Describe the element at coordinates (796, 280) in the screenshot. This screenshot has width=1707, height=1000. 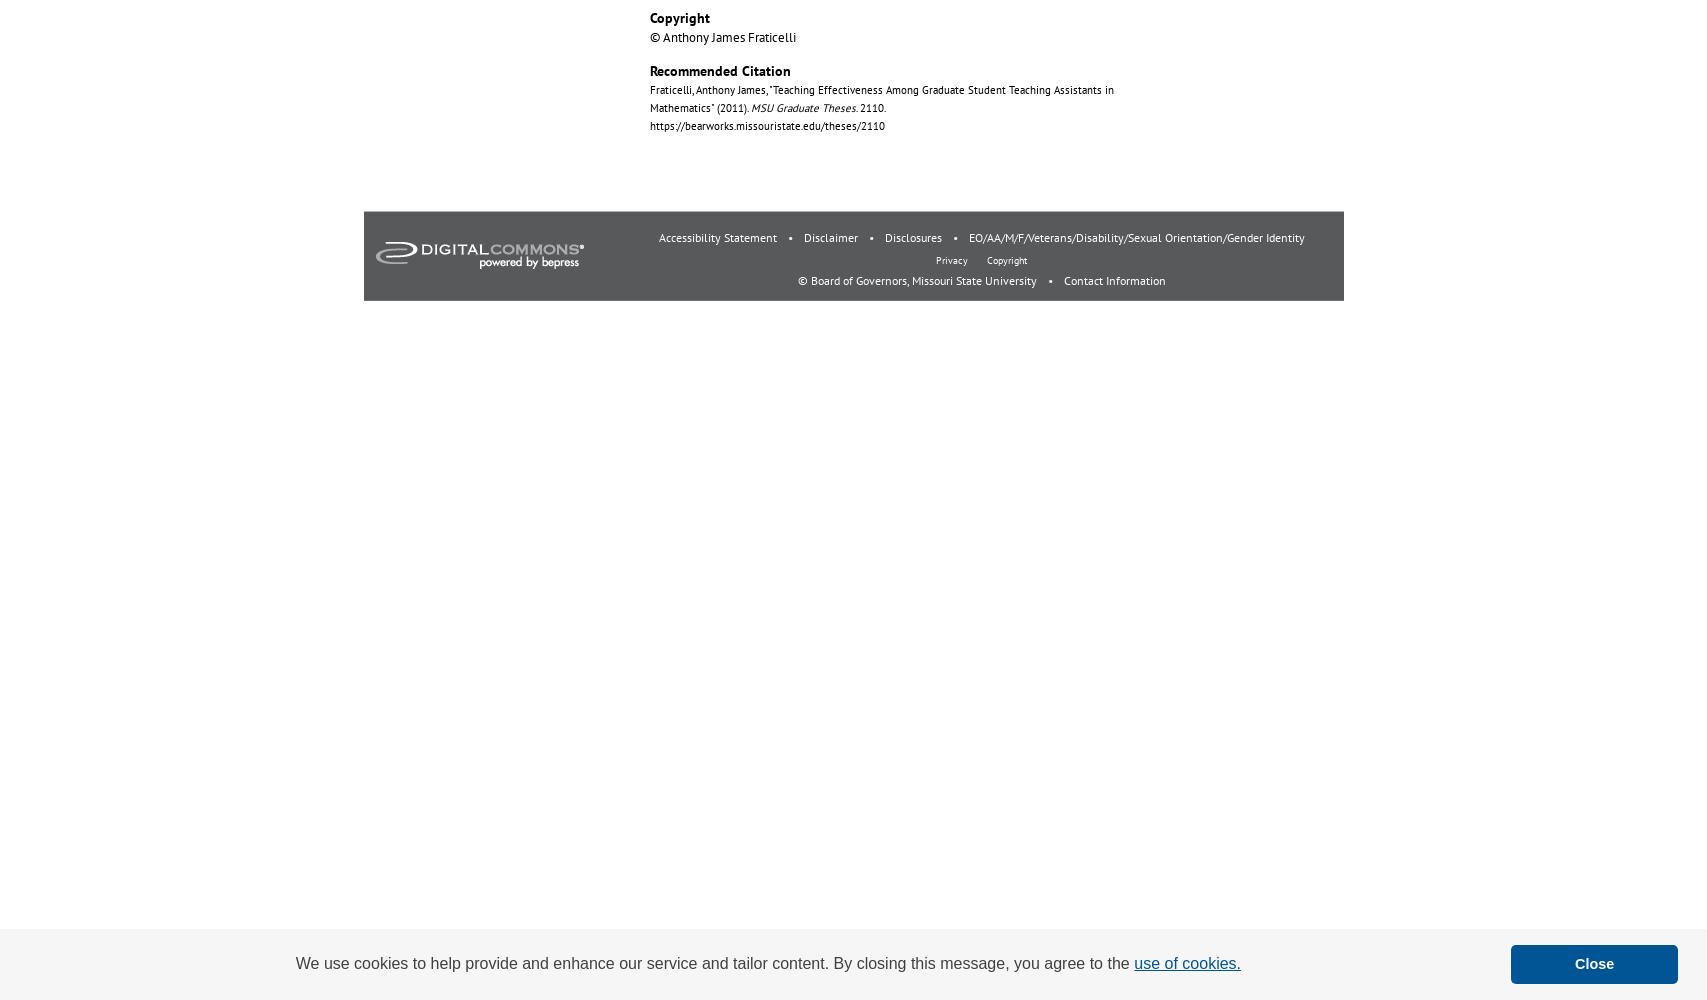
I see `'© Board of Governors, Missouri State University'` at that location.